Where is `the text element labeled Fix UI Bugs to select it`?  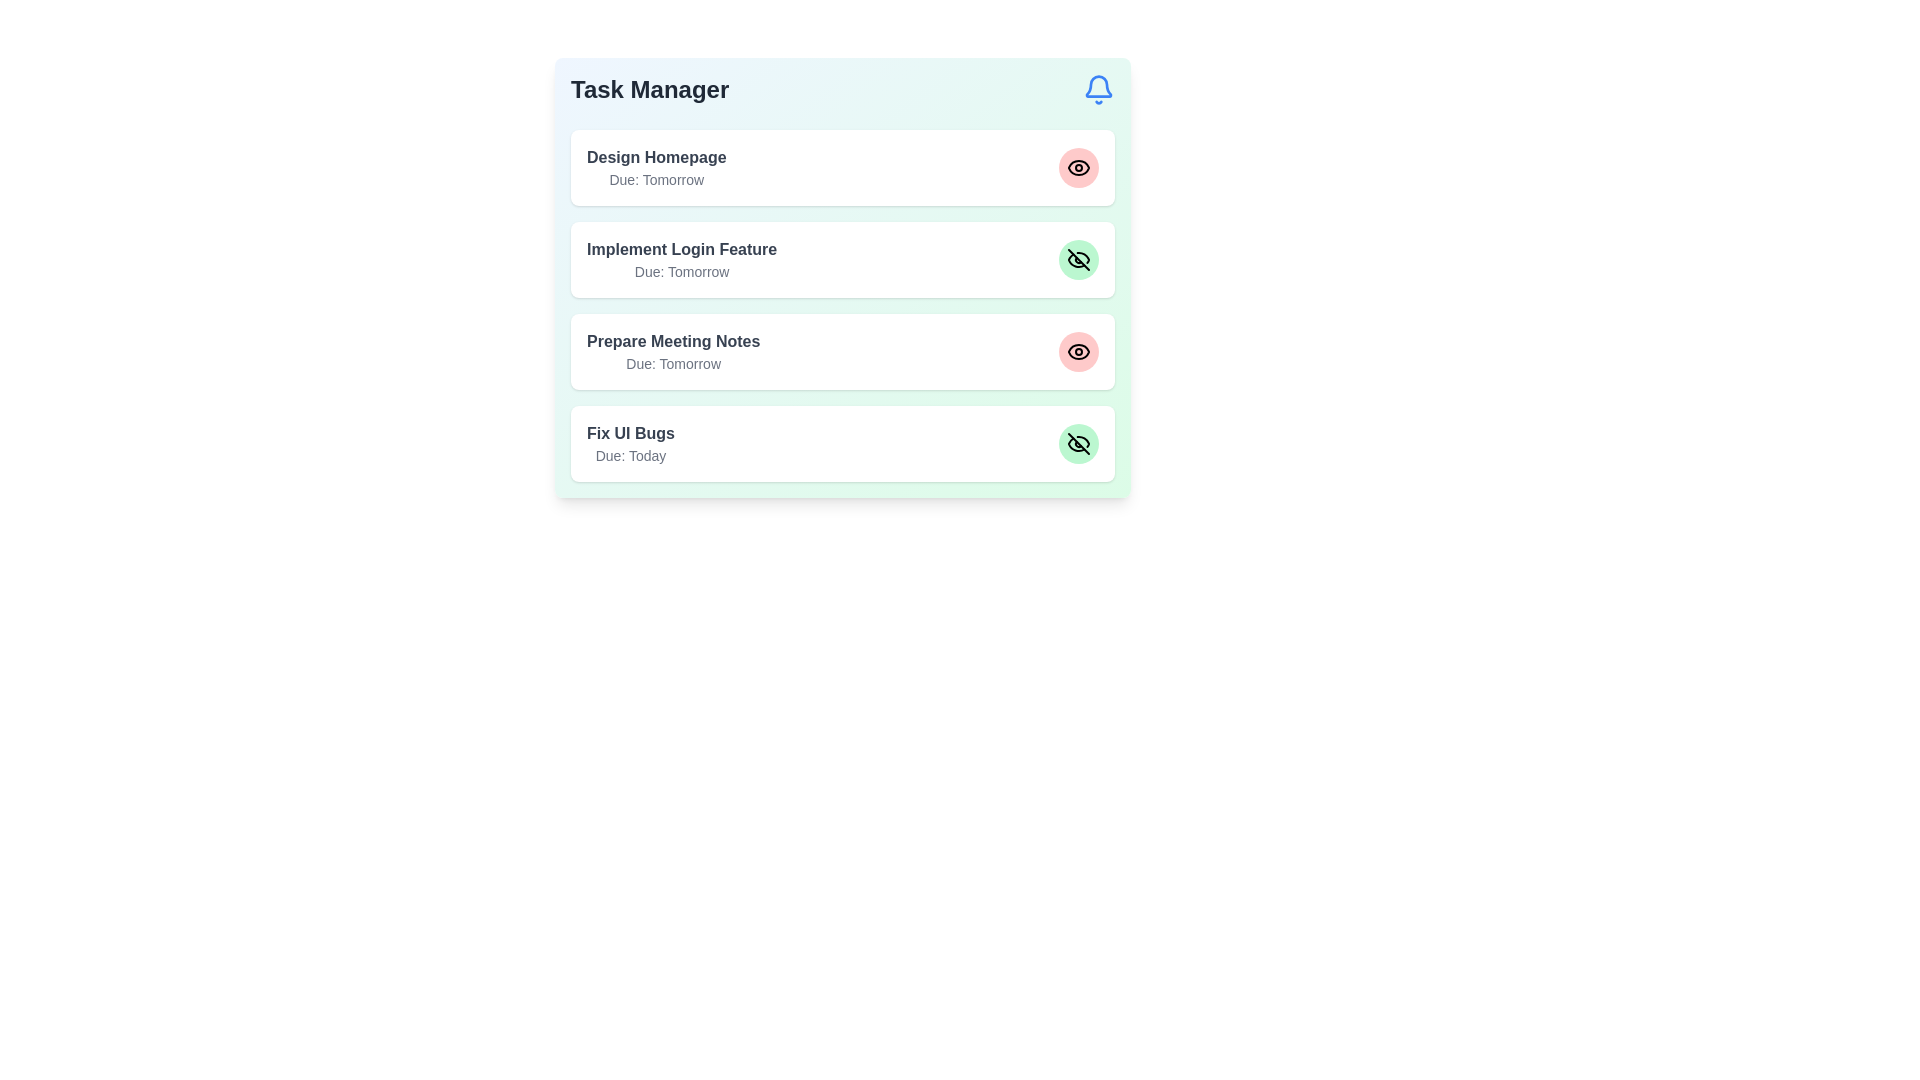
the text element labeled Fix UI Bugs to select it is located at coordinates (630, 433).